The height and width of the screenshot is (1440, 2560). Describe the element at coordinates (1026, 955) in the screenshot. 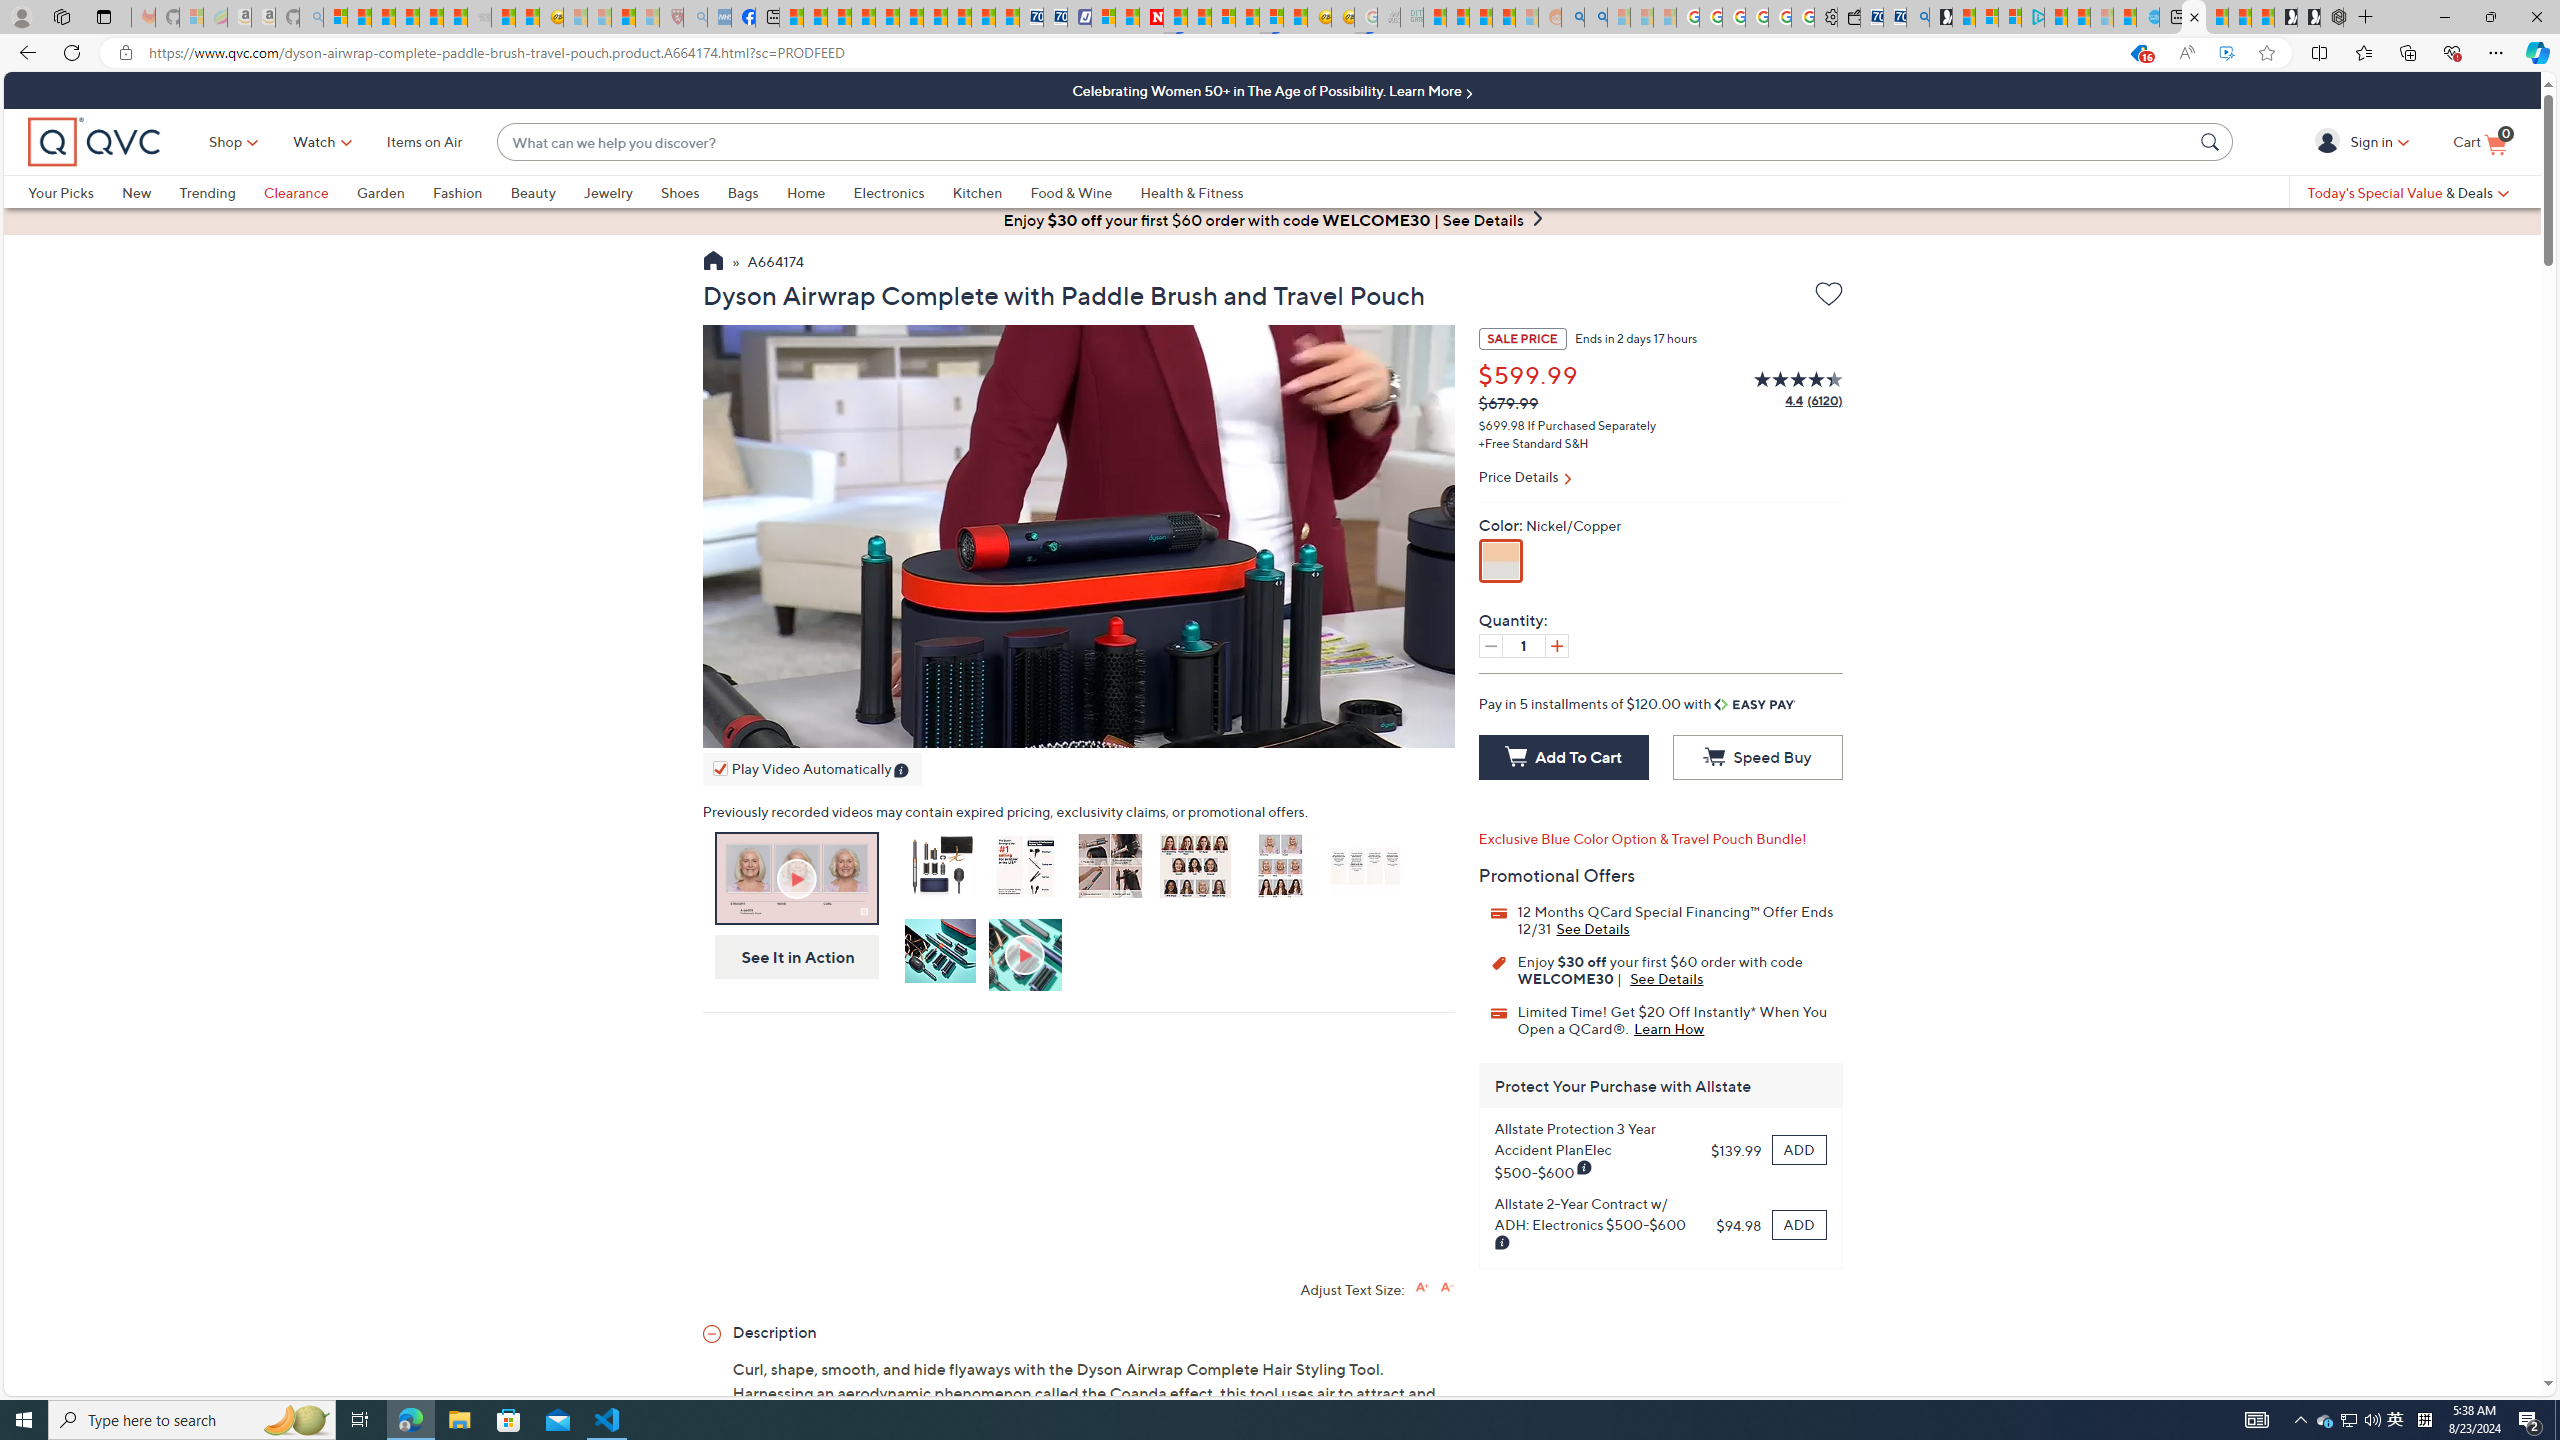

I see `'How to Use'` at that location.